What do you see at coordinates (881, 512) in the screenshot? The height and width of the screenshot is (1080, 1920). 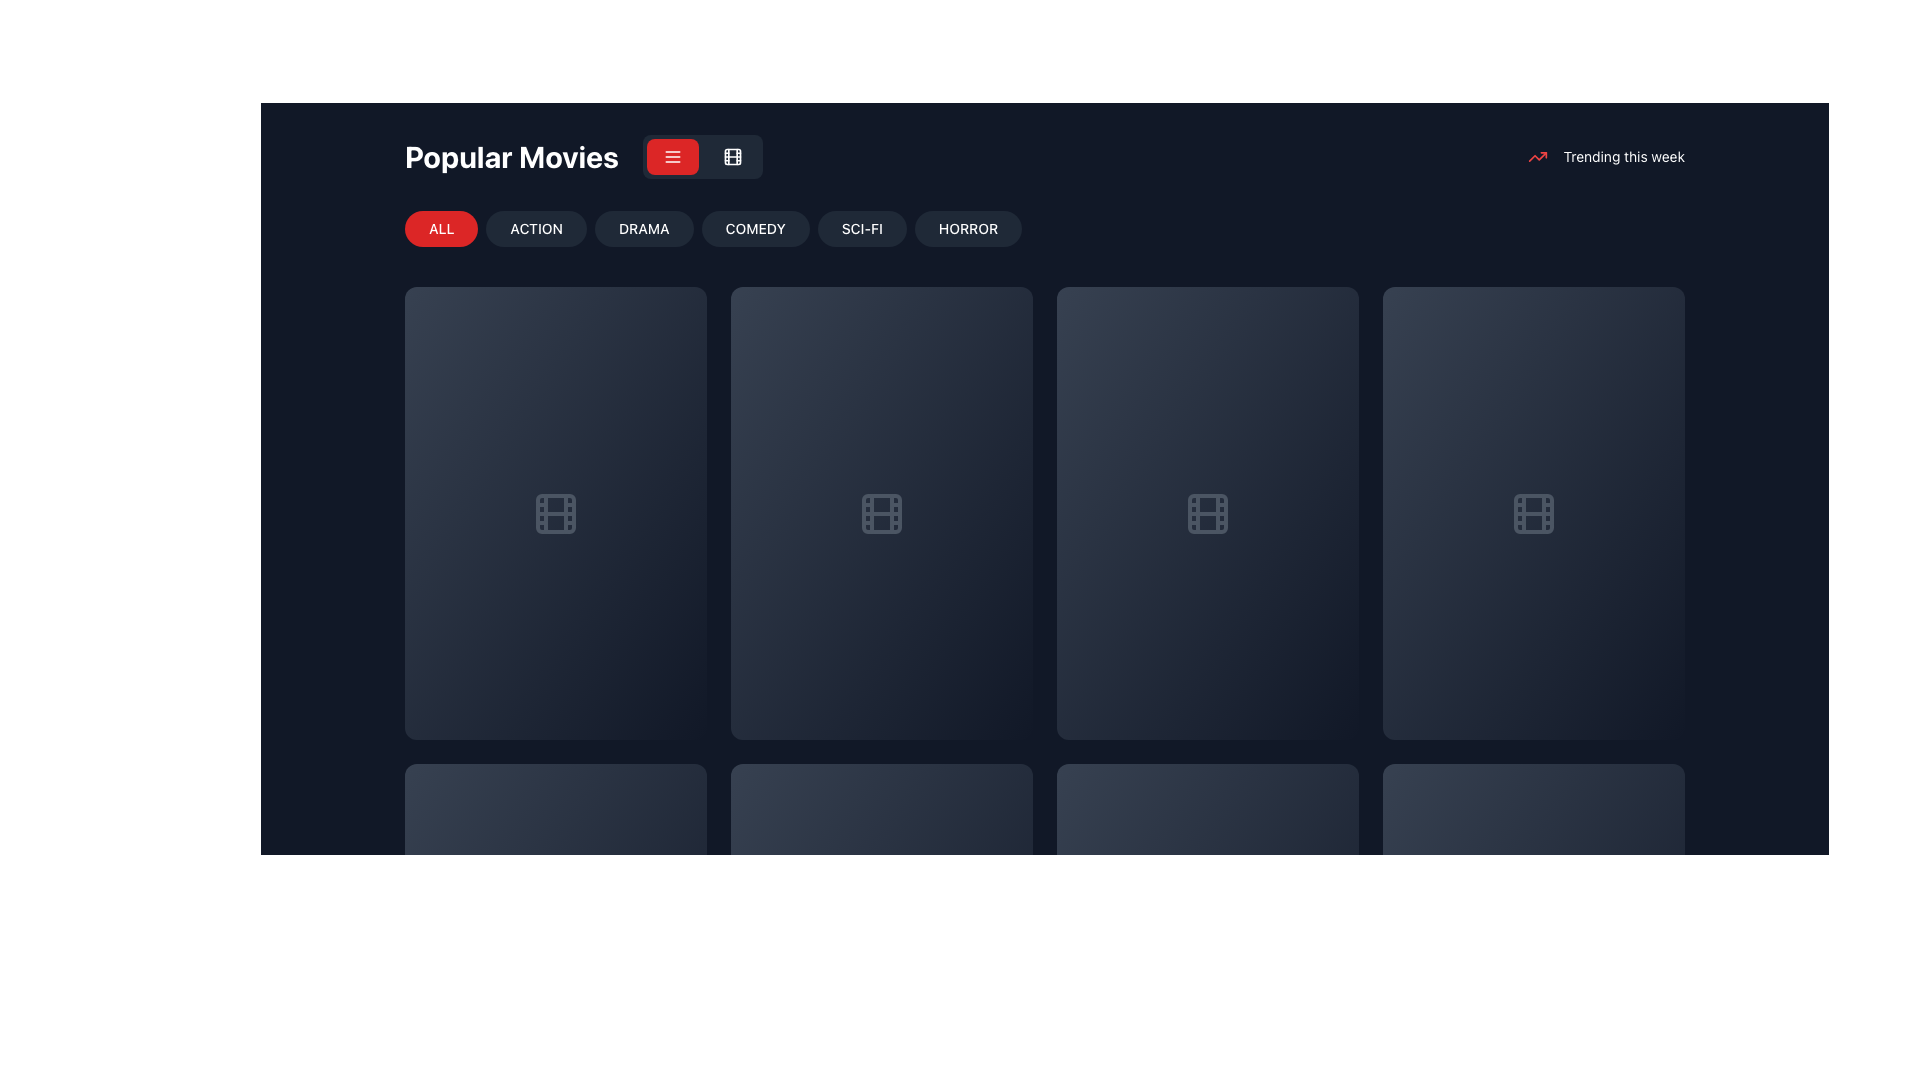 I see `the Icon component which is part of the film reel graphical icon, centered within the larger icon and styled in a dark color` at bounding box center [881, 512].